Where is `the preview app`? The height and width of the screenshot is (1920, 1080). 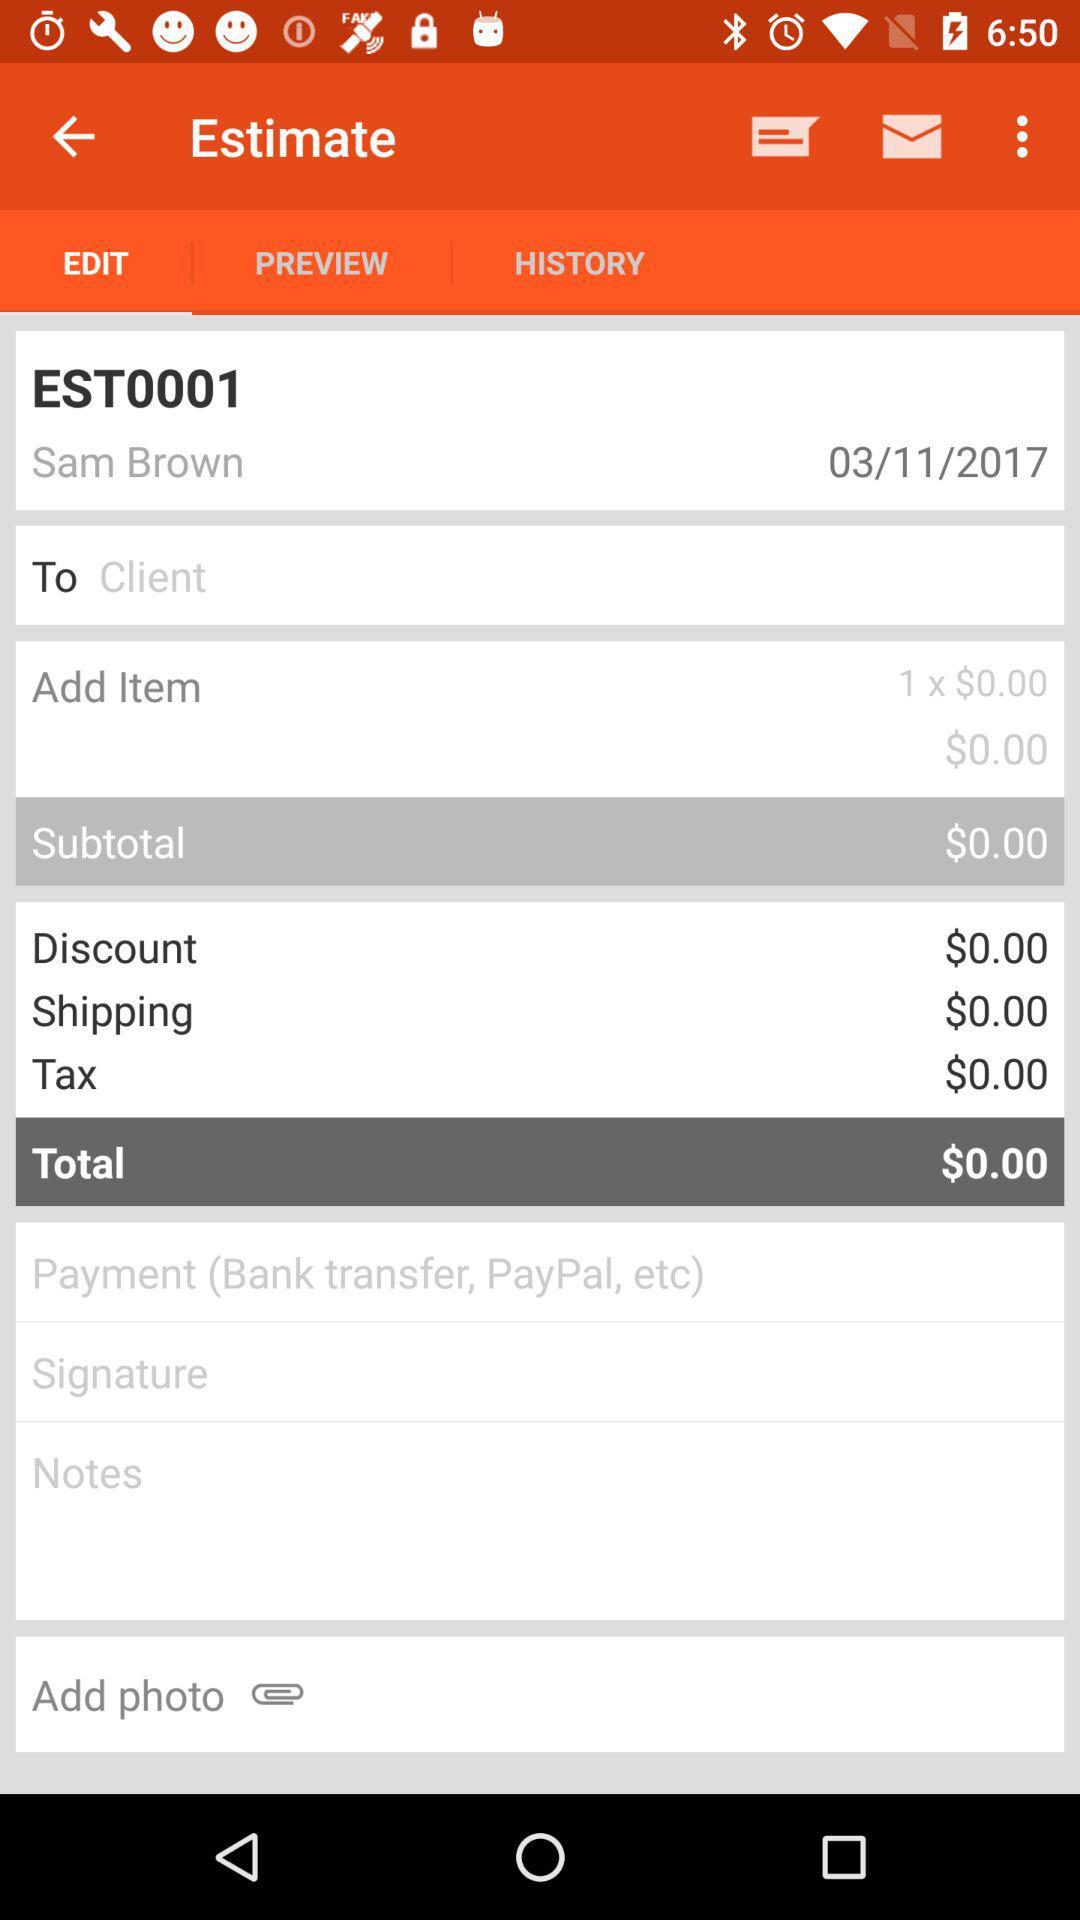 the preview app is located at coordinates (320, 261).